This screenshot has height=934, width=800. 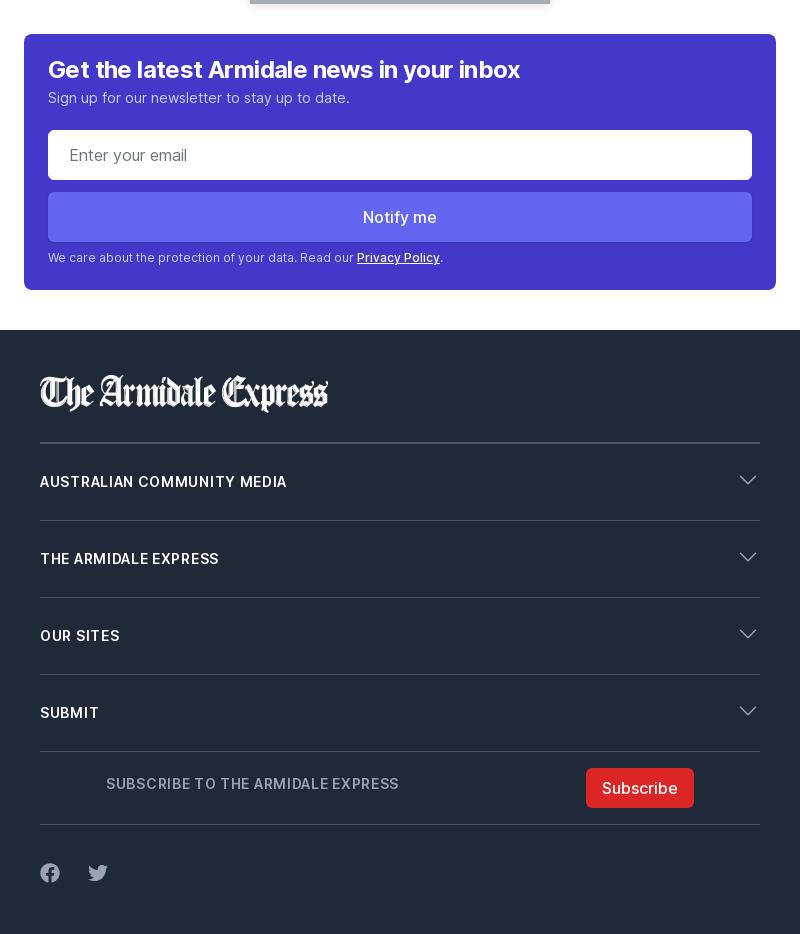 I want to click on 'Submit', so click(x=69, y=712).